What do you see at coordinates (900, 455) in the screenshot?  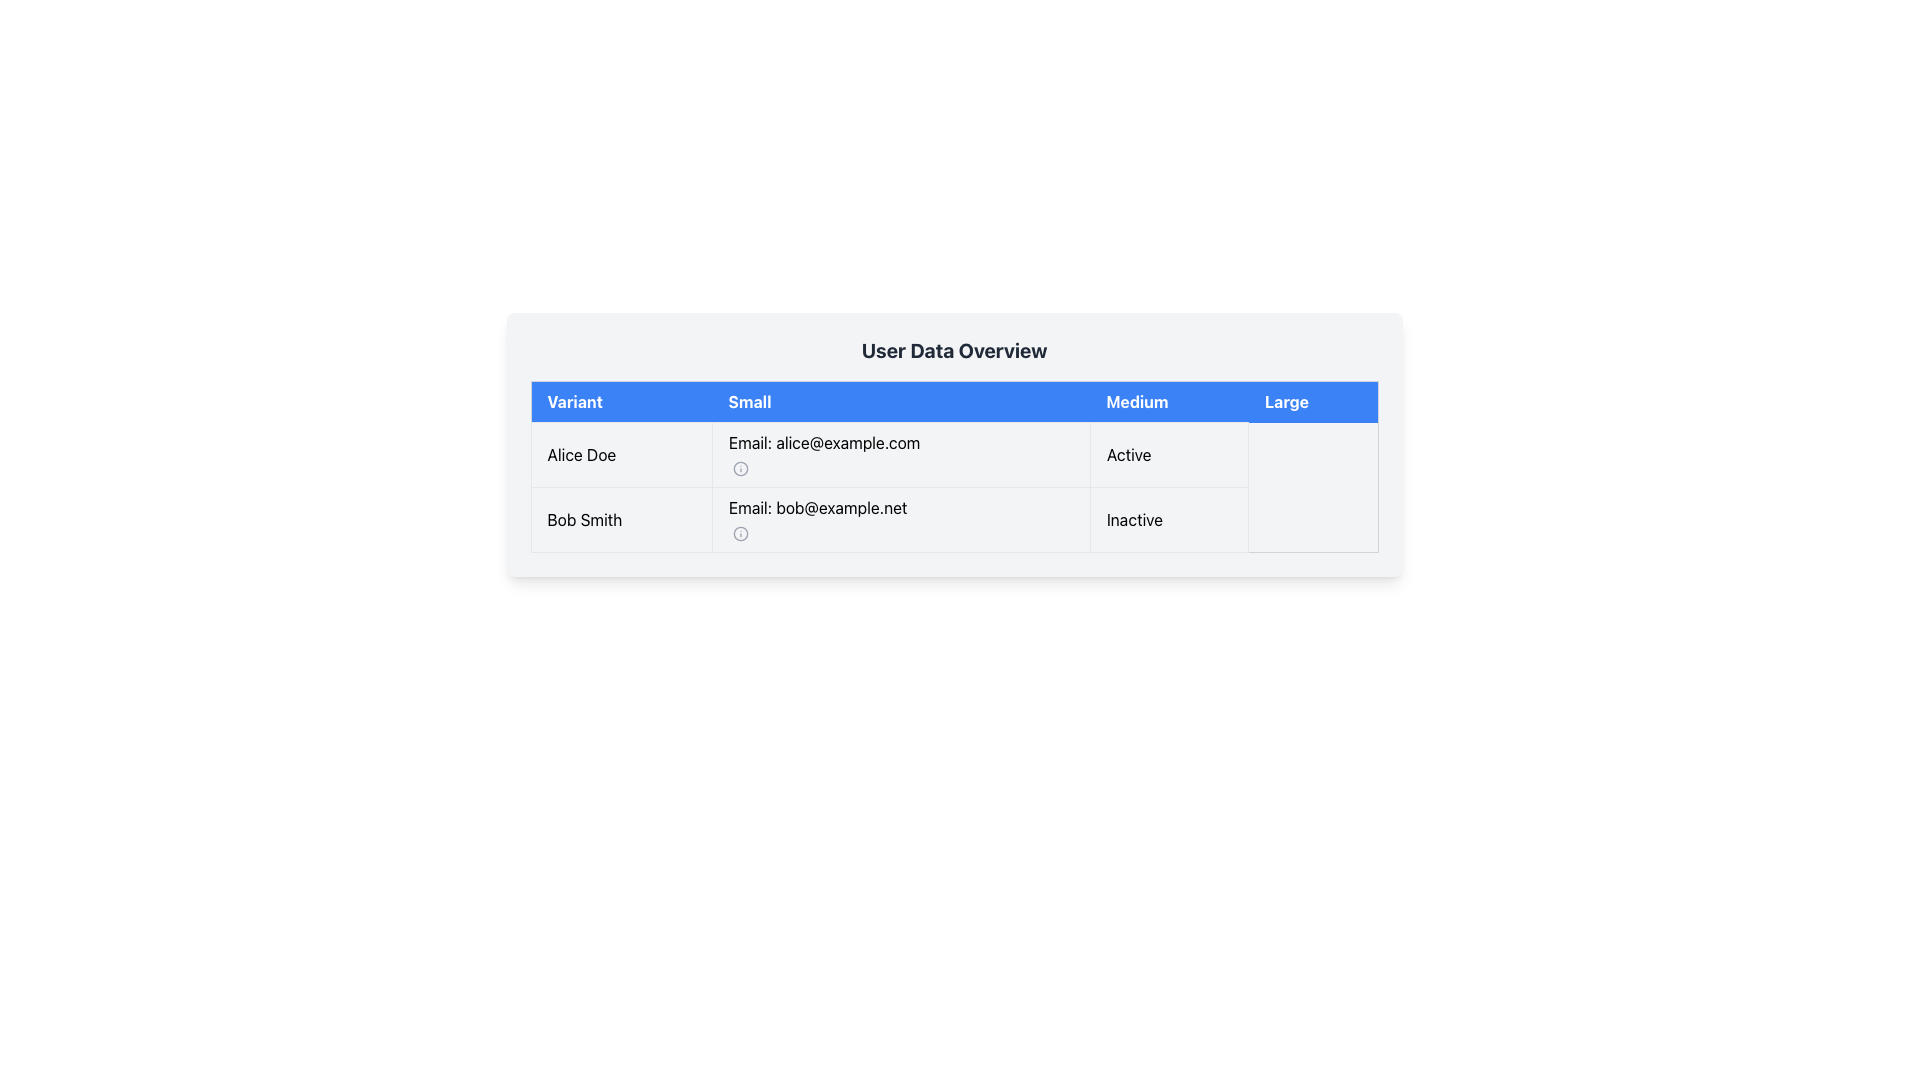 I see `the information icon adjacent to the text 'Email: alice@example.com' for additional information` at bounding box center [900, 455].